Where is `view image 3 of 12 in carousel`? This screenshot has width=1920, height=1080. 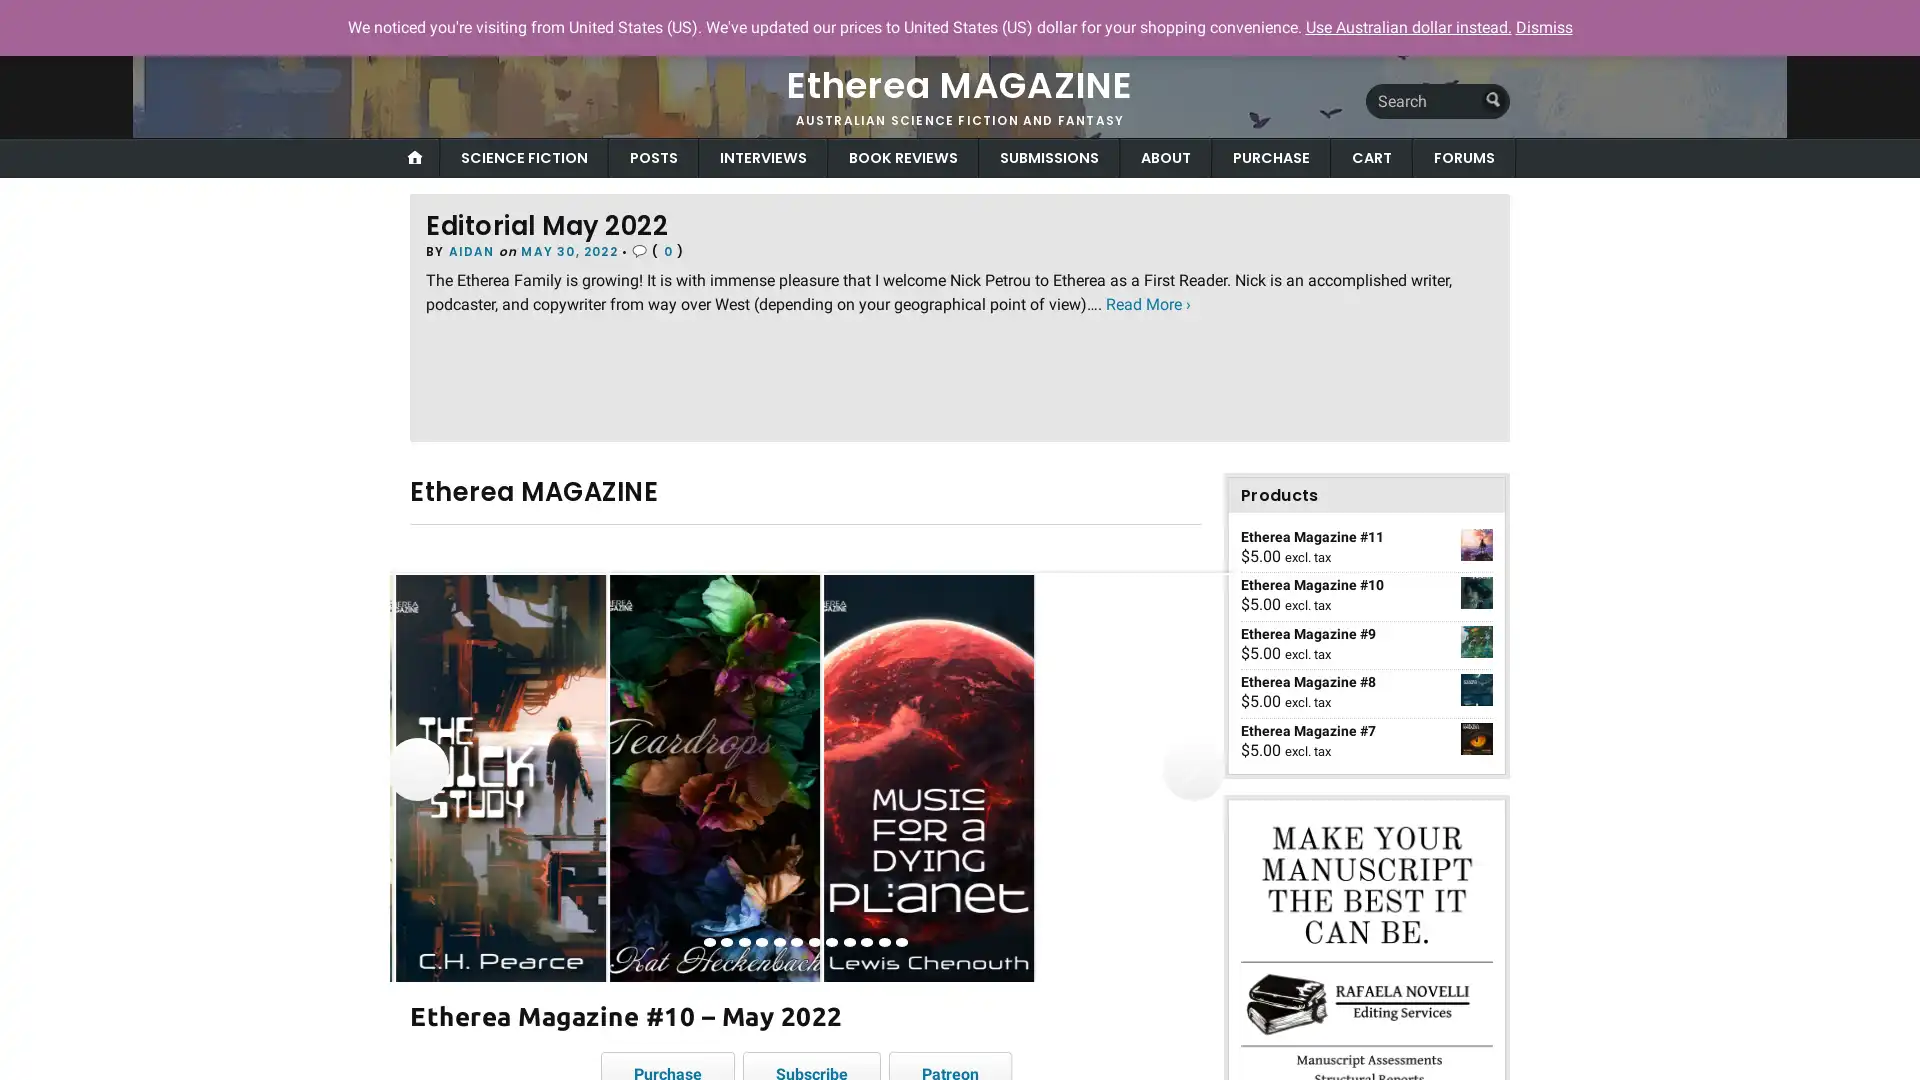
view image 3 of 12 in carousel is located at coordinates (743, 941).